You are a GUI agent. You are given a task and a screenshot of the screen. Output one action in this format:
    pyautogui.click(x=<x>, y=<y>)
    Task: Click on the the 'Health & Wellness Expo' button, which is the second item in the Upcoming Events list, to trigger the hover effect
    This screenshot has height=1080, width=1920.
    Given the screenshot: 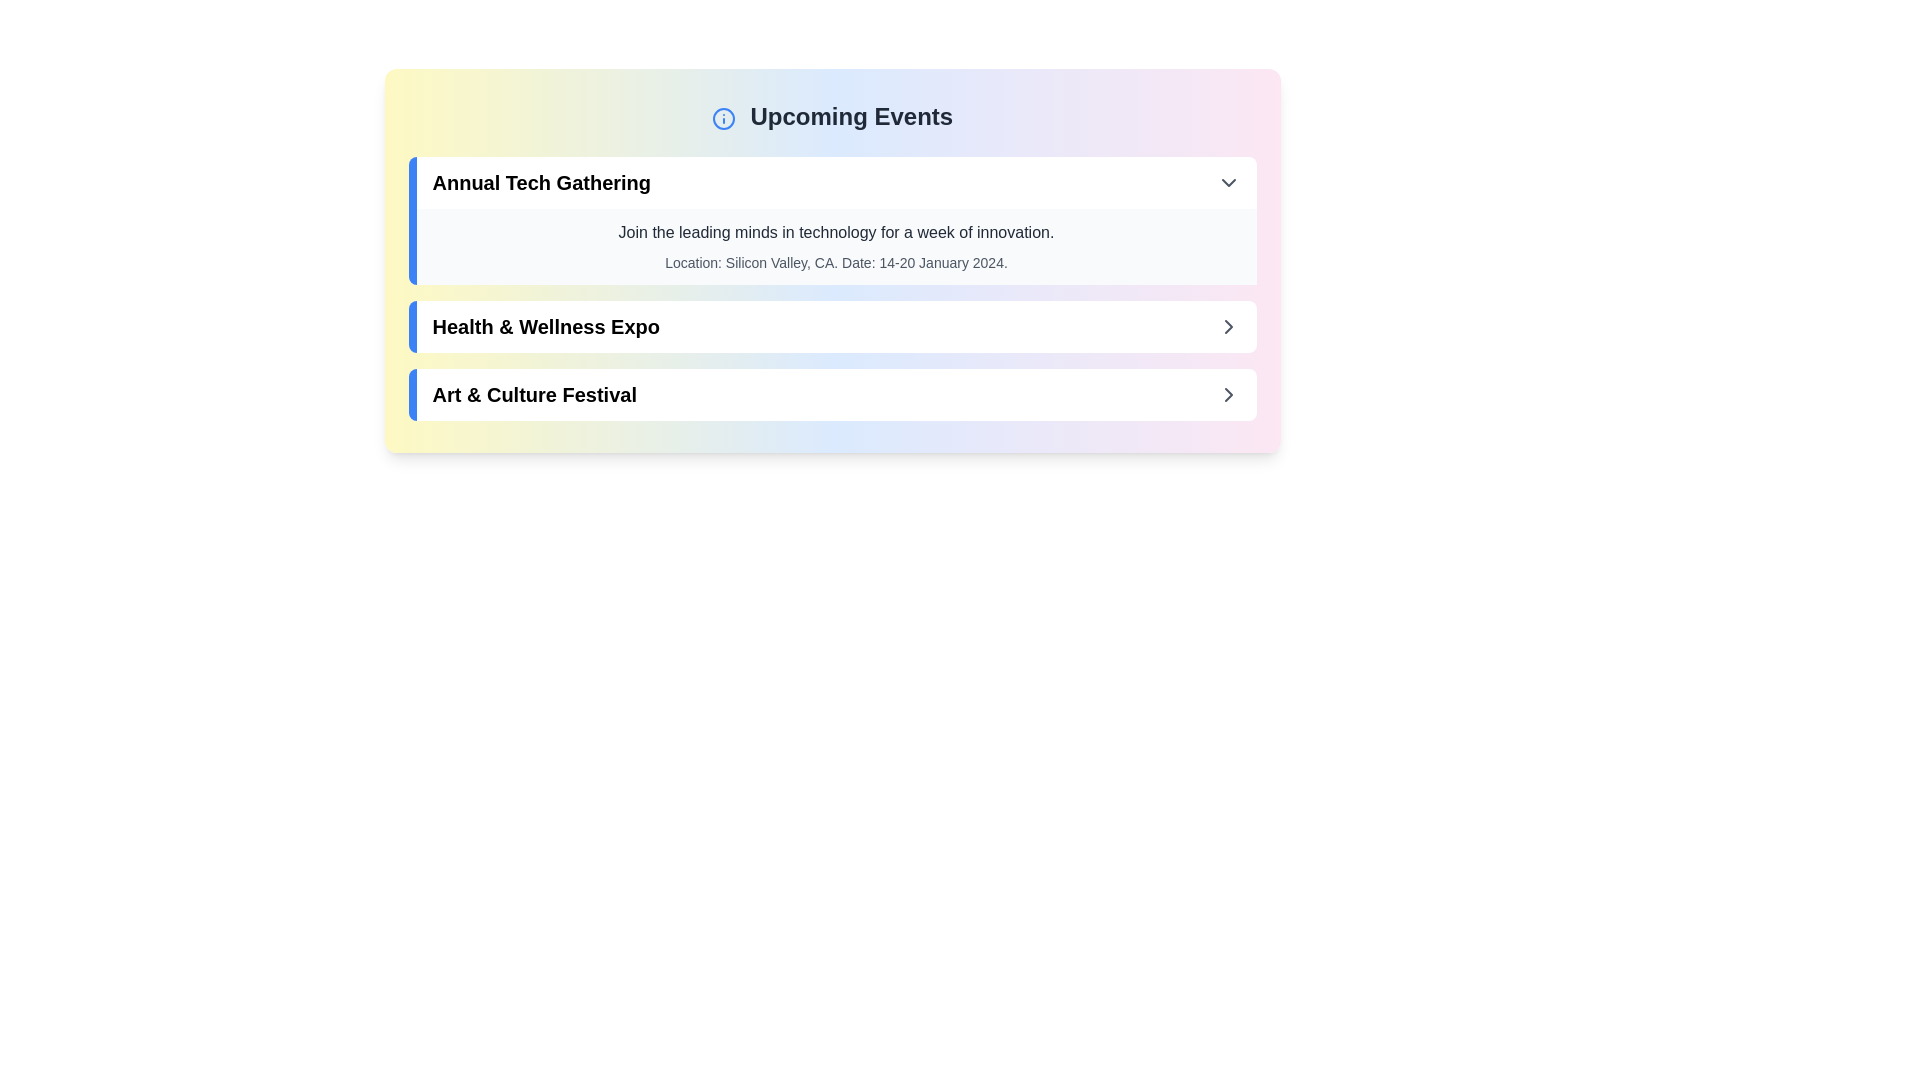 What is the action you would take?
    pyautogui.click(x=836, y=326)
    